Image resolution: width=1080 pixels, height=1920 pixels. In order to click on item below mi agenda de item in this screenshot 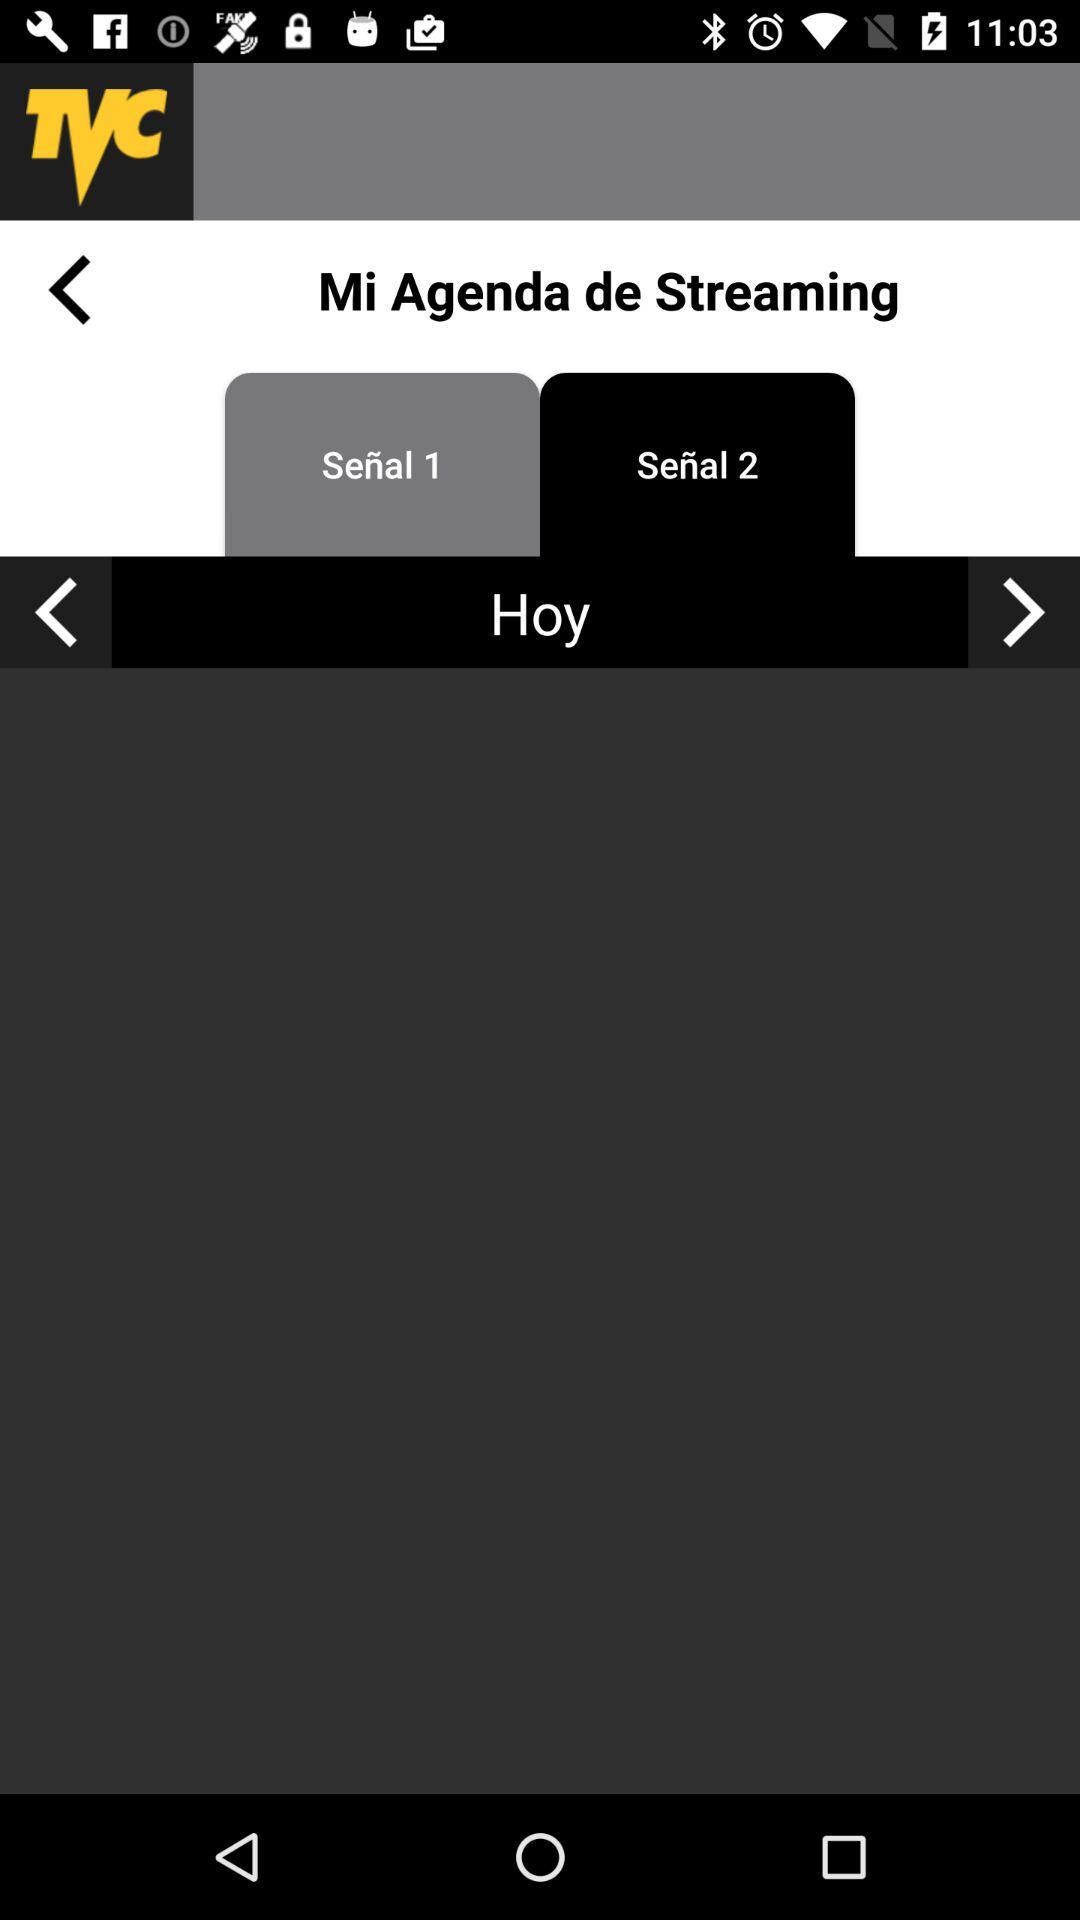, I will do `click(1024, 611)`.